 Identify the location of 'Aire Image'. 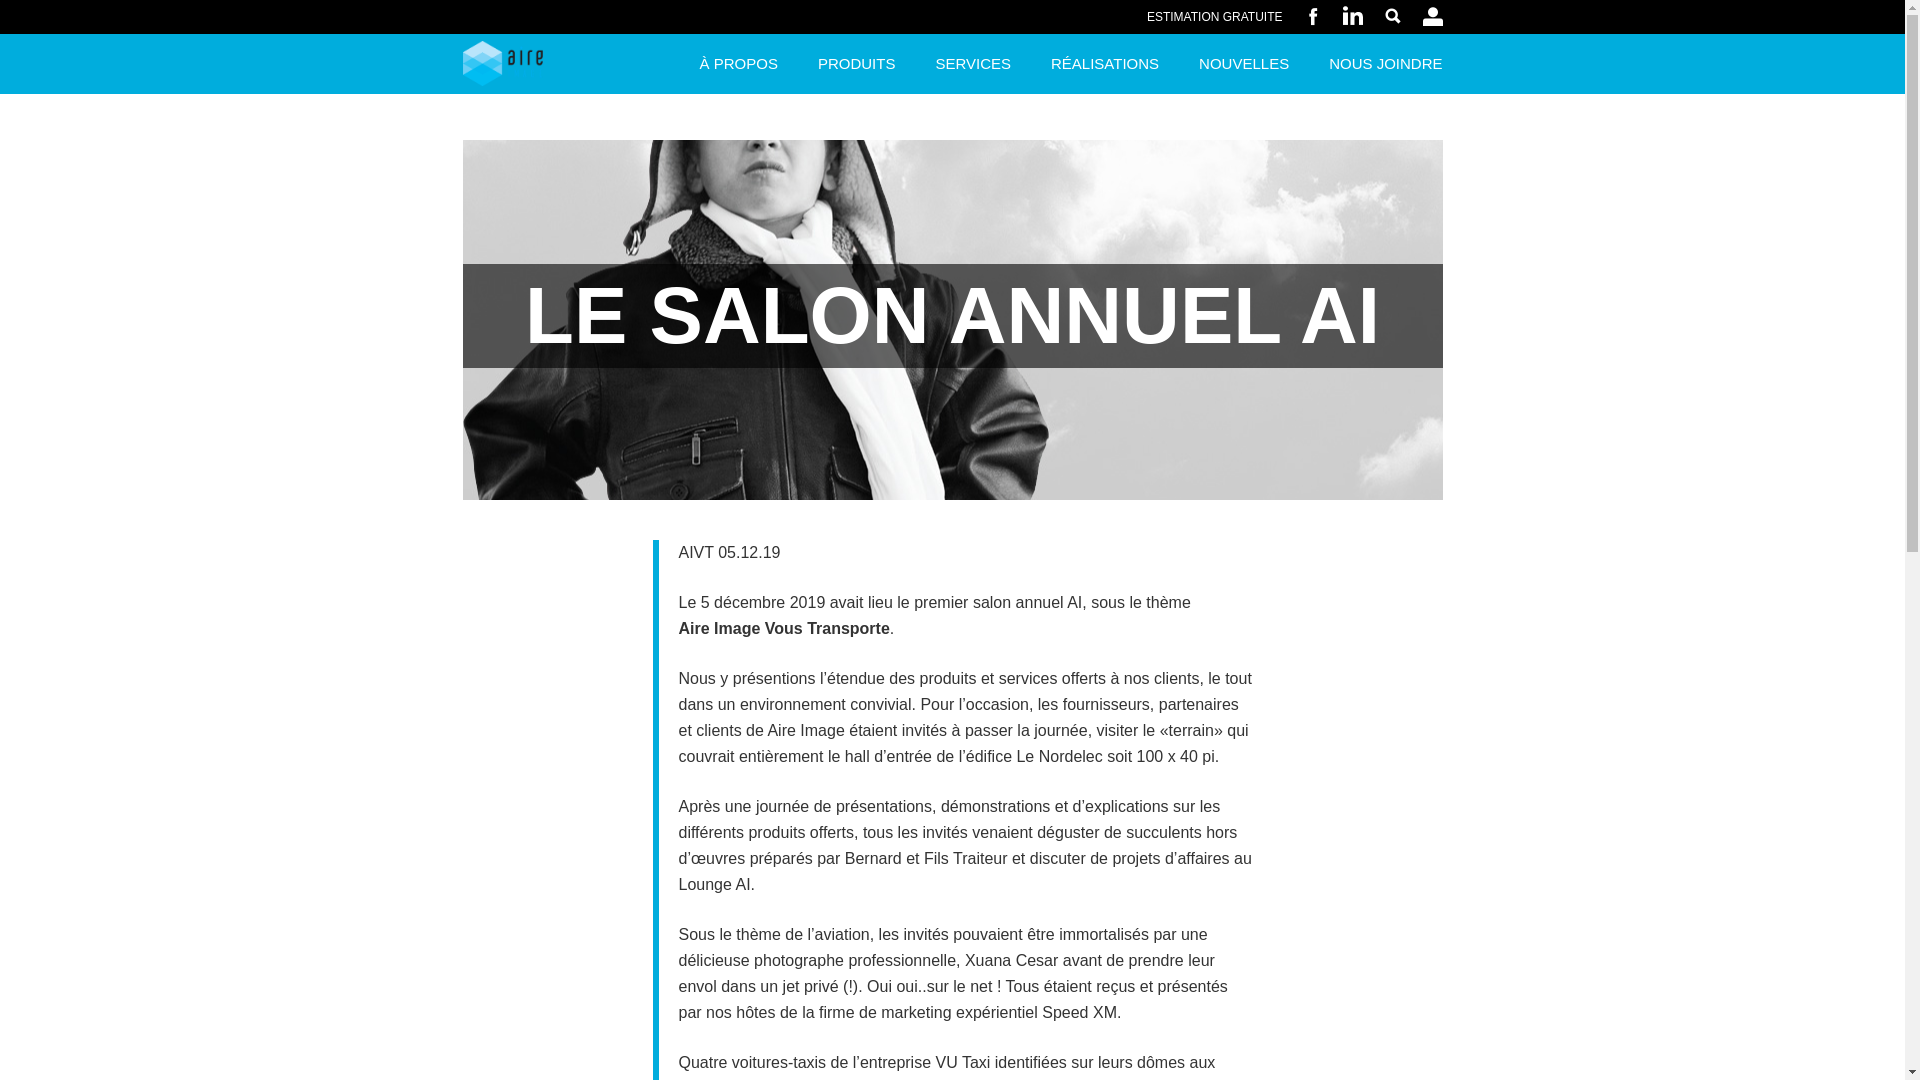
(502, 62).